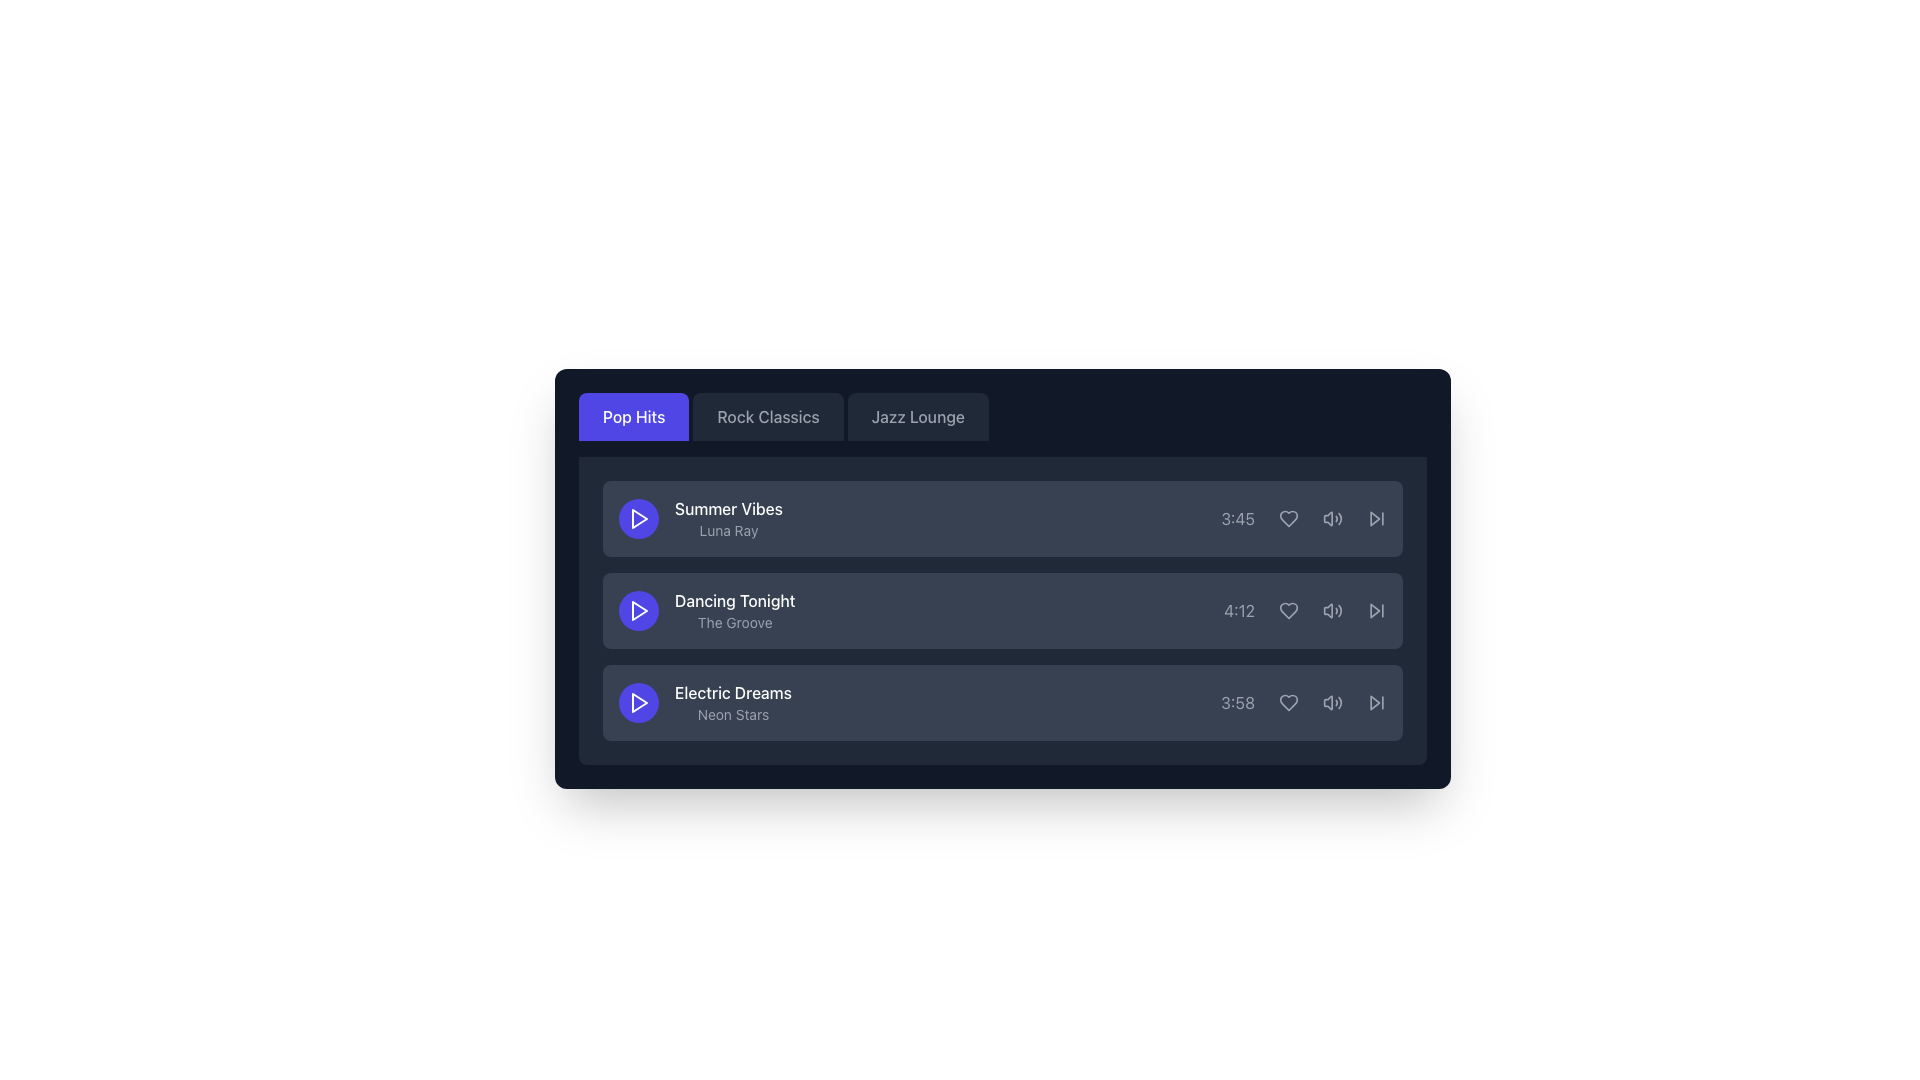  I want to click on the favorite button for the song 'Summer Vibes', located to the right of the text displaying '3:45' and slightly left of a sound icon, so click(1289, 518).